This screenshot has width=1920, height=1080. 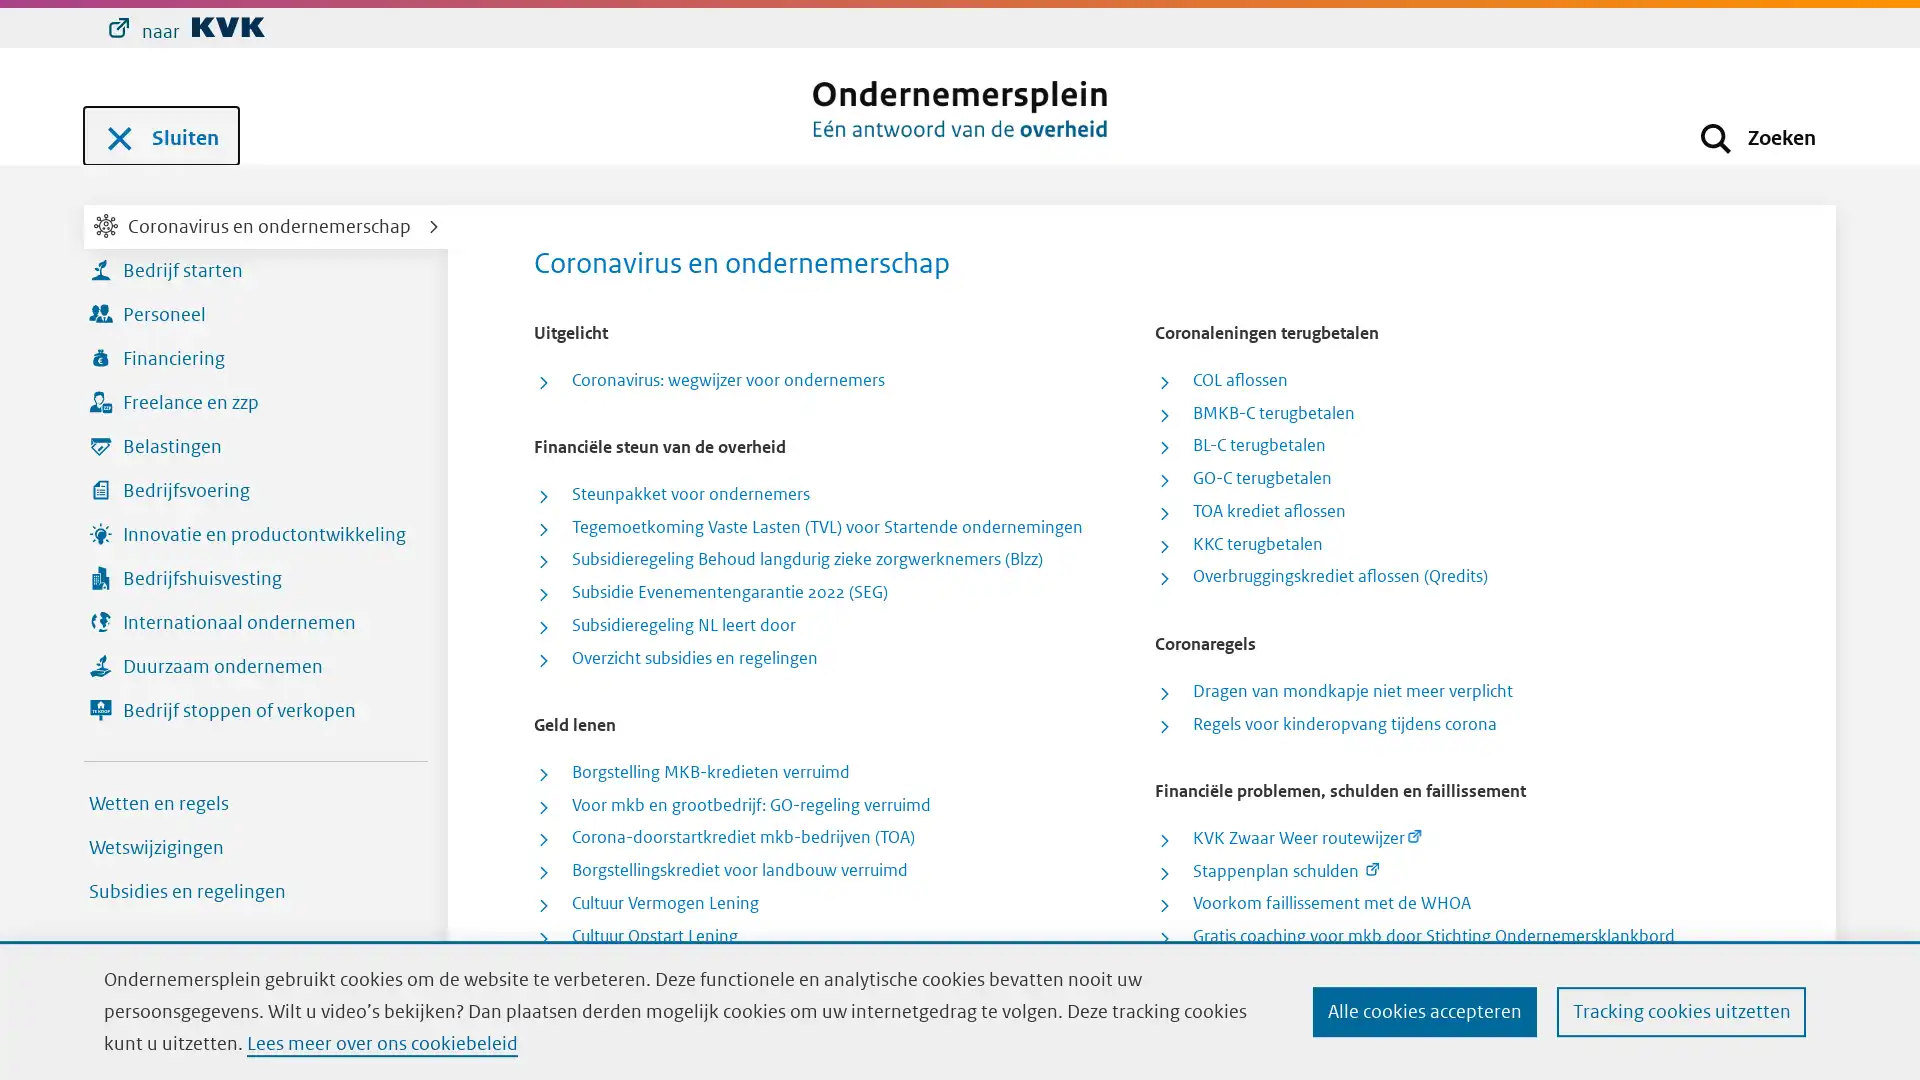 What do you see at coordinates (1680, 1011) in the screenshot?
I see `Tracking cookies uitzetten` at bounding box center [1680, 1011].